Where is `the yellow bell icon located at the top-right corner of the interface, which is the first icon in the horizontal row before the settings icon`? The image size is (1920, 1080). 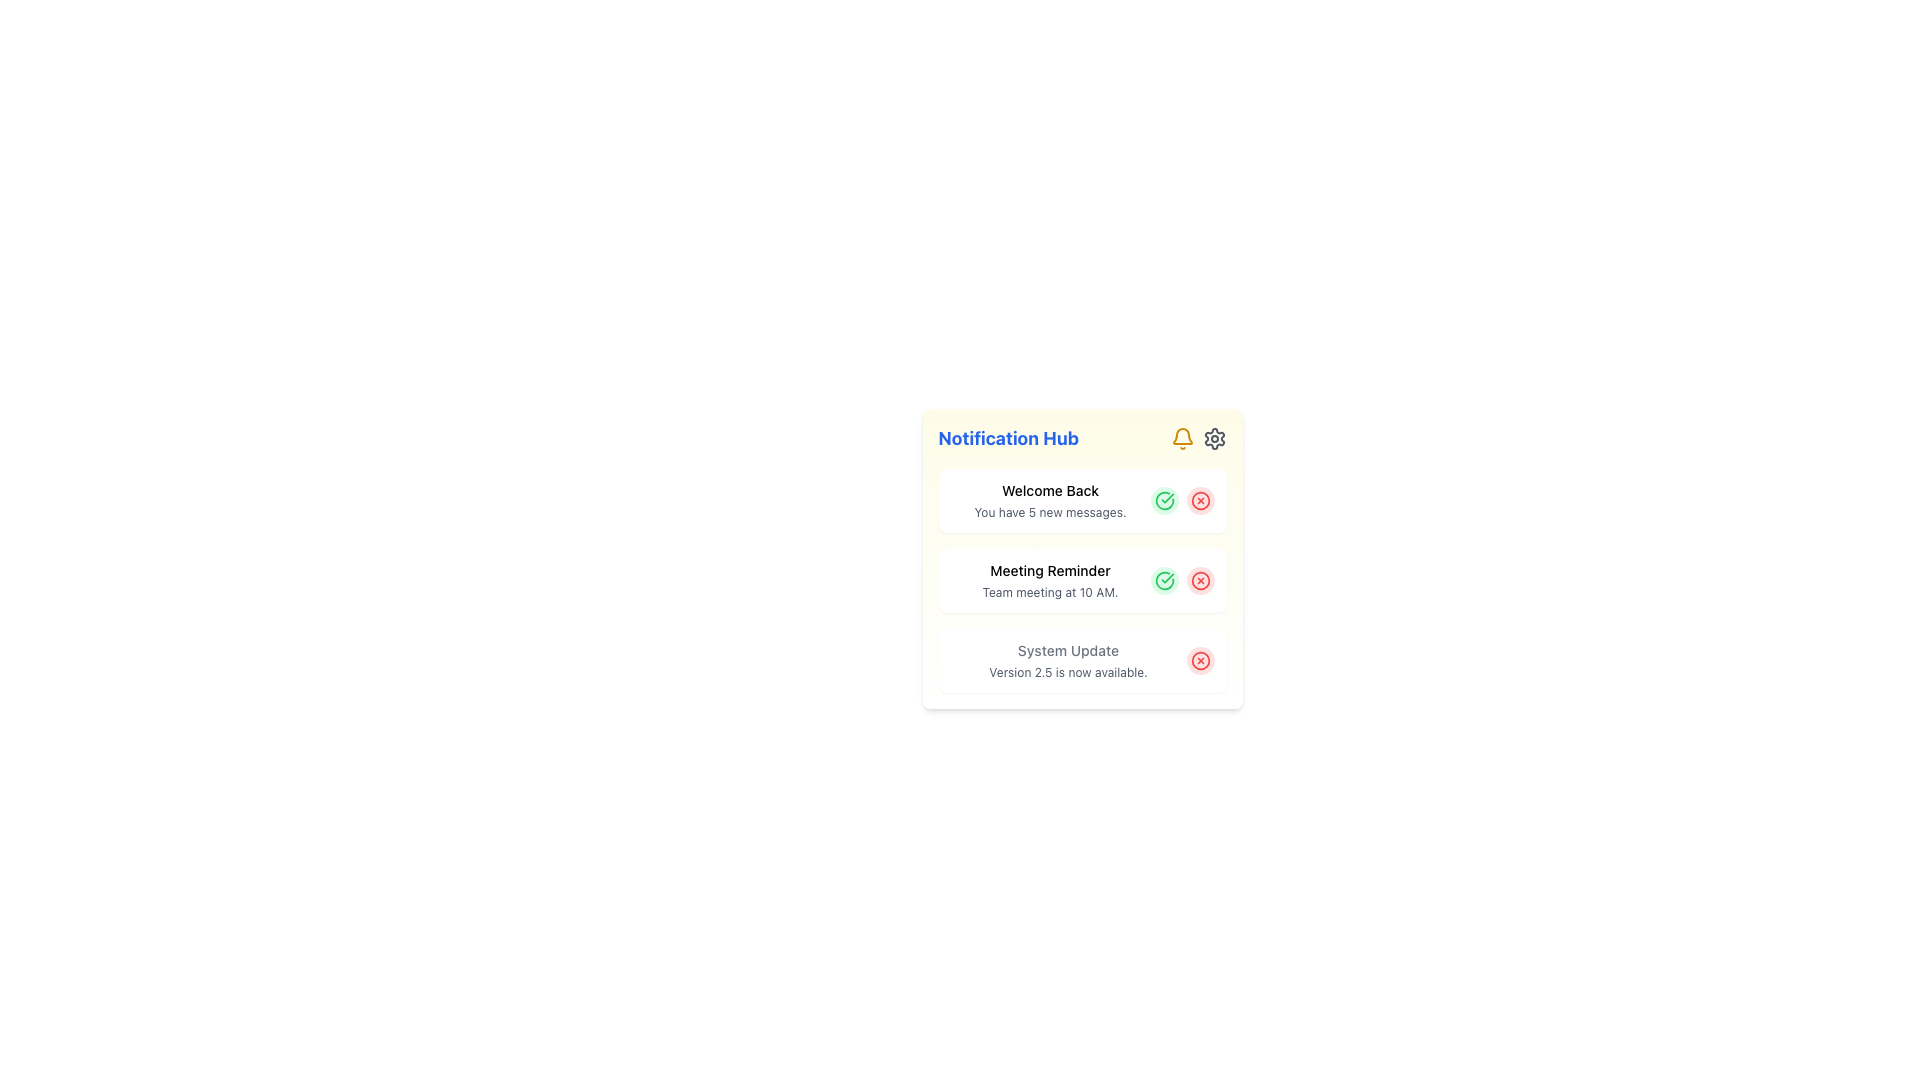
the yellow bell icon located at the top-right corner of the interface, which is the first icon in the horizontal row before the settings icon is located at coordinates (1182, 438).